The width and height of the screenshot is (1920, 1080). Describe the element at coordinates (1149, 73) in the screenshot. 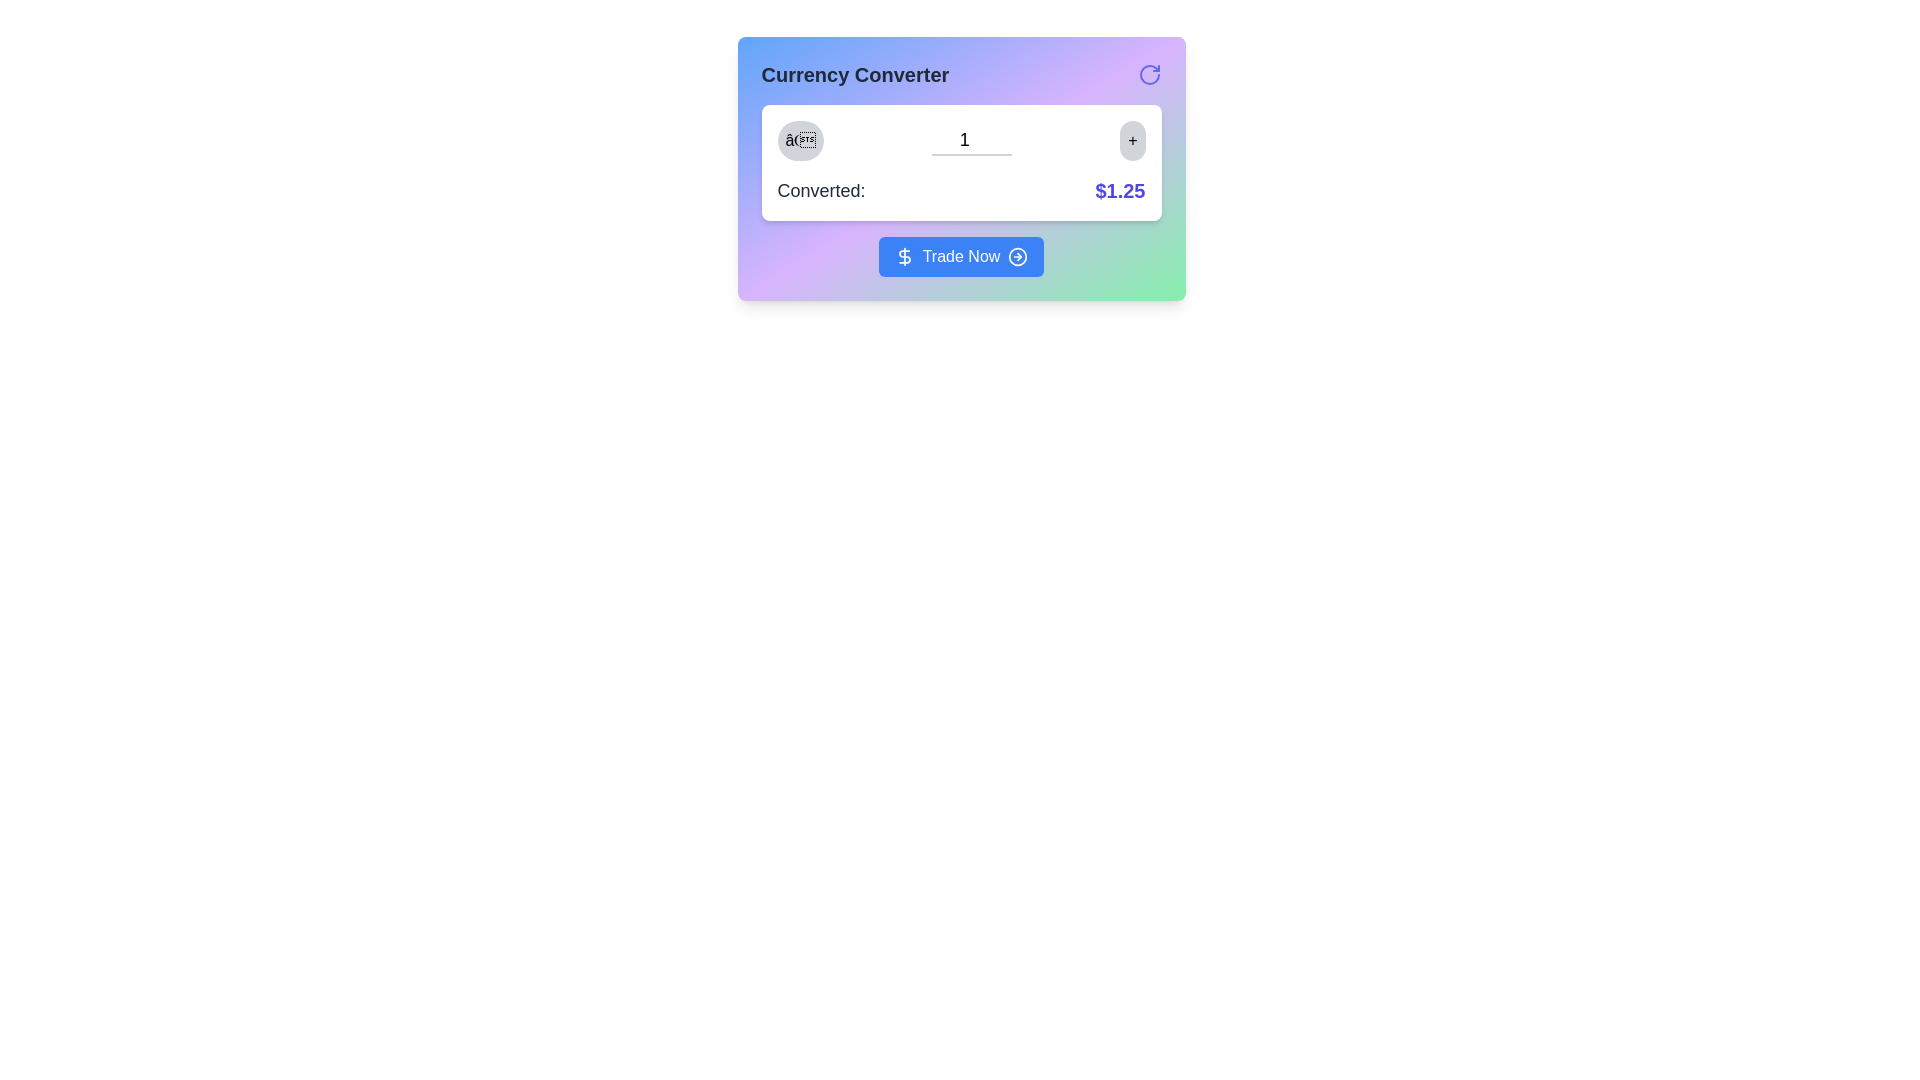

I see `the blue circular arrow icon representing the refresh action located at the top-right corner of the header section next to the title 'Currency Converter' to initiate a refresh` at that location.